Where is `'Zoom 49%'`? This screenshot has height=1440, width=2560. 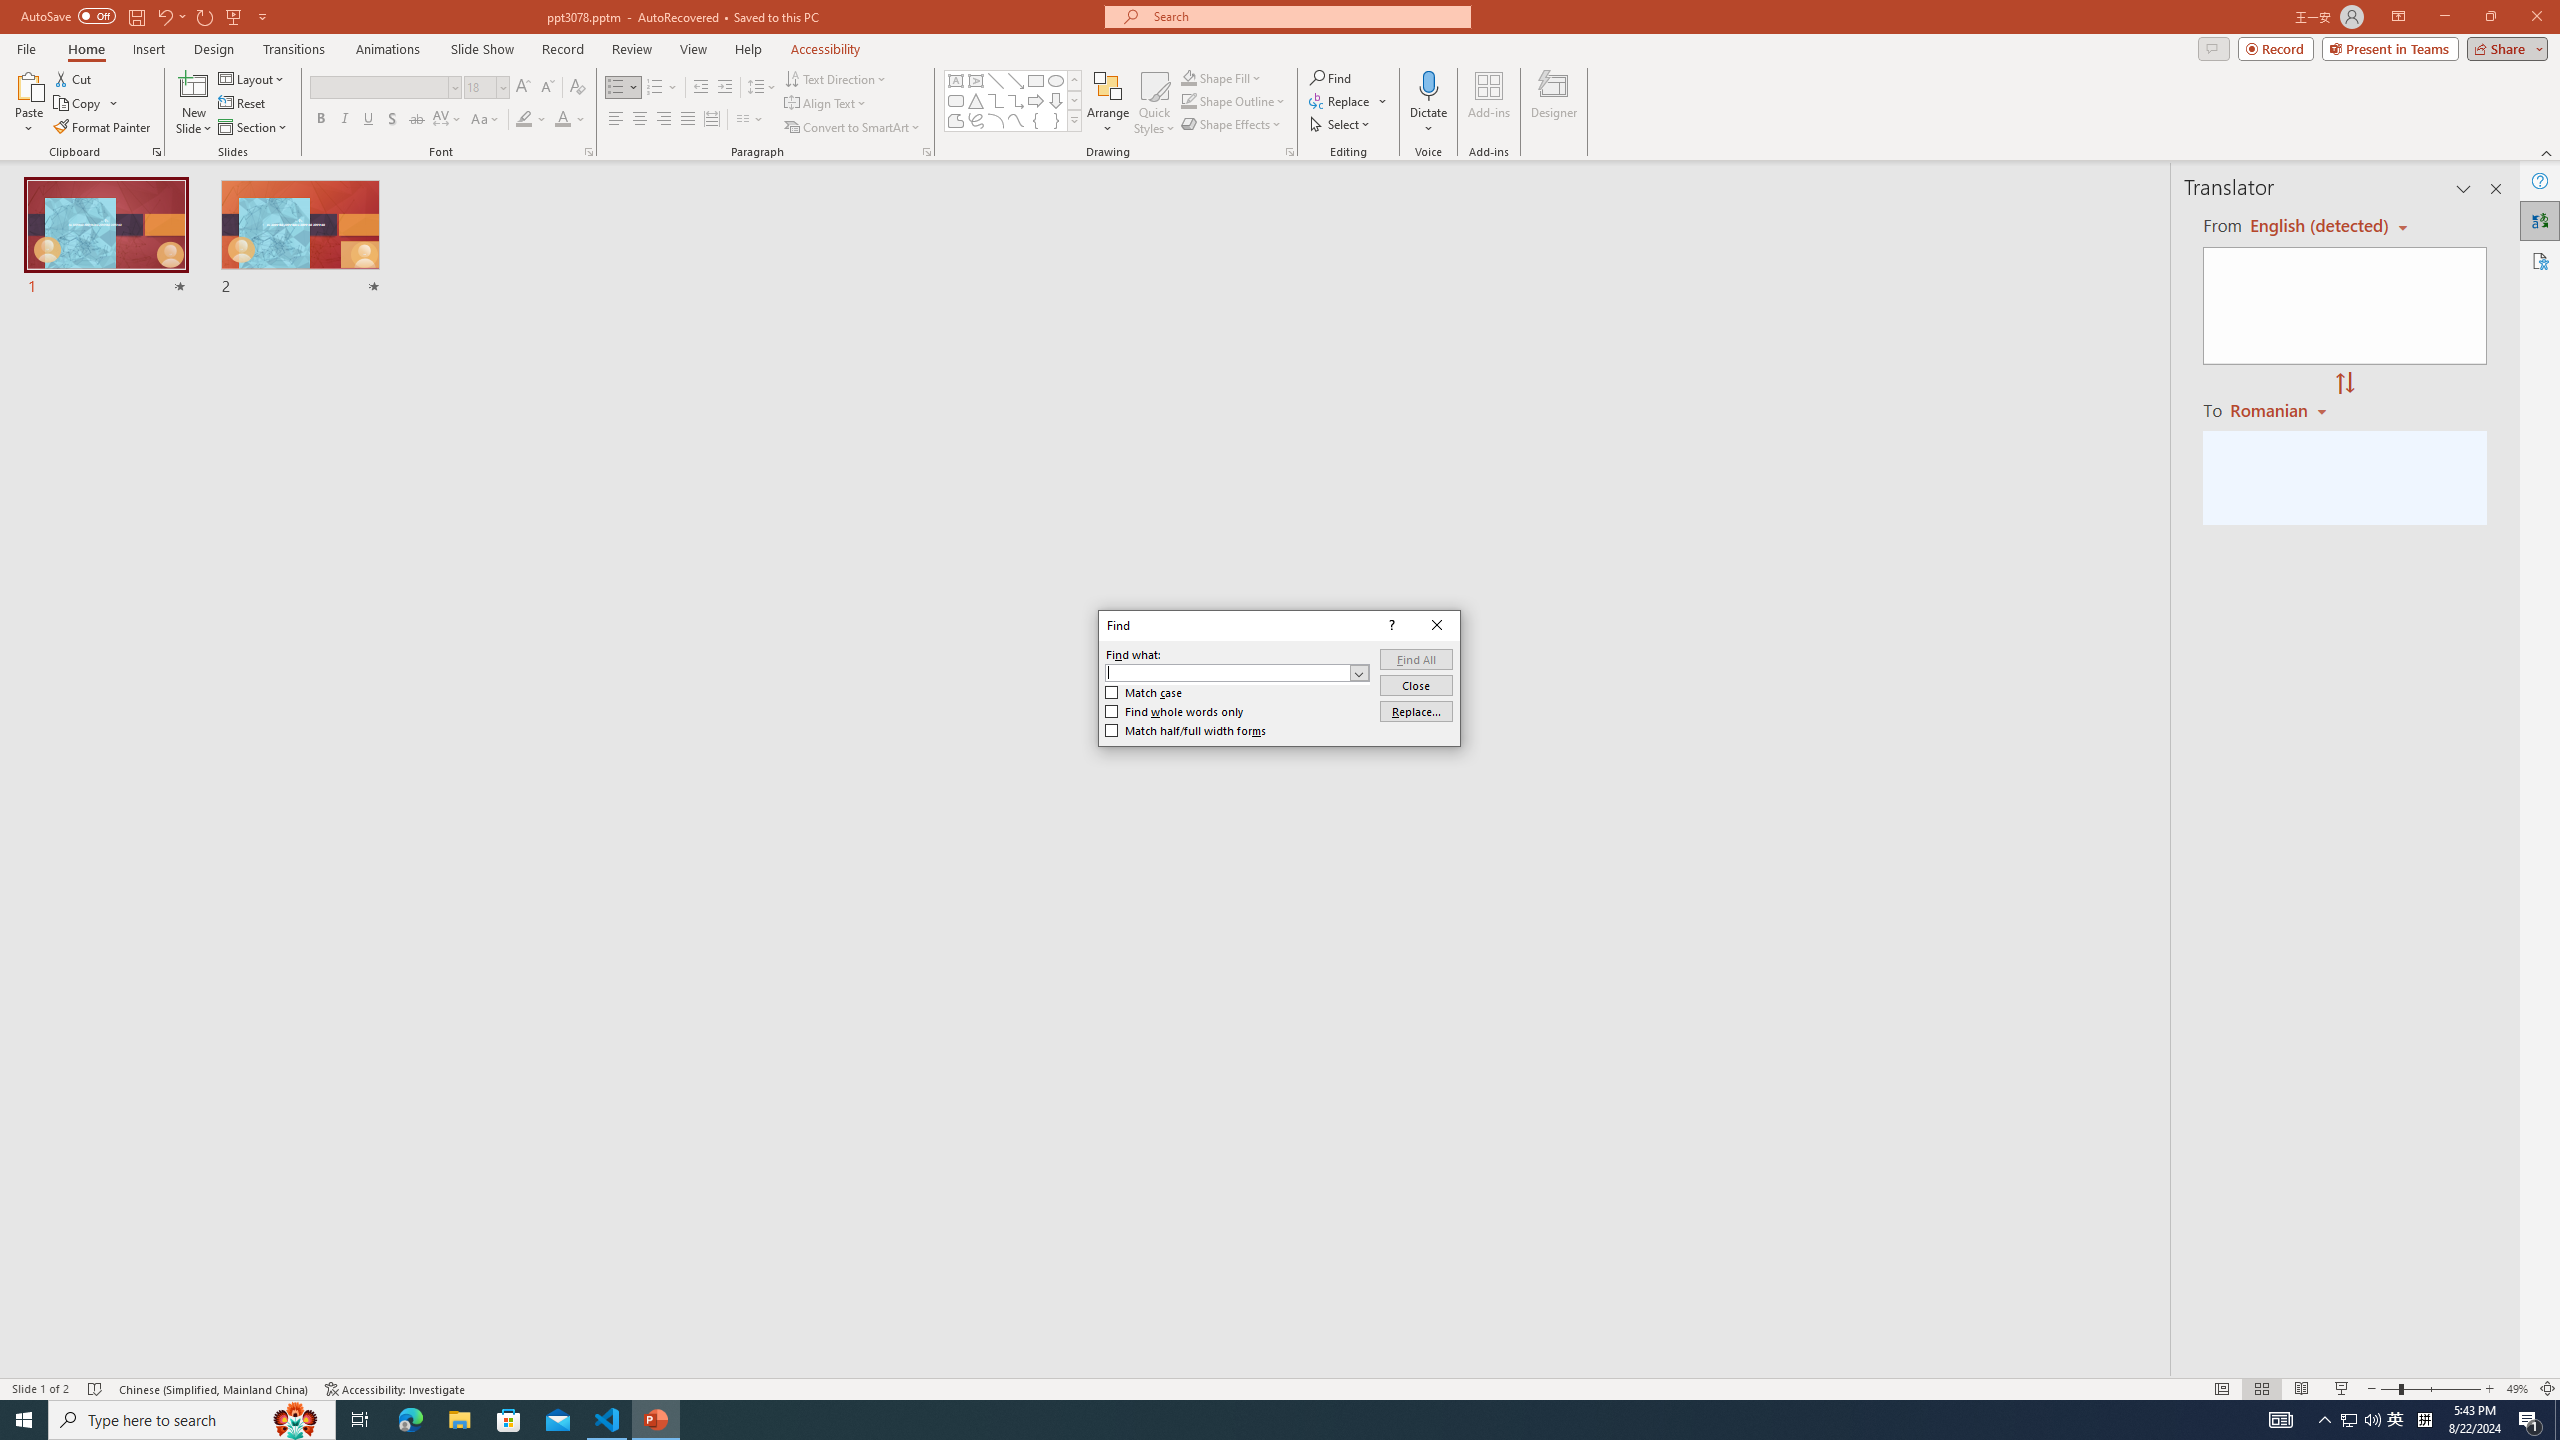
'Zoom 49%' is located at coordinates (2516, 1389).